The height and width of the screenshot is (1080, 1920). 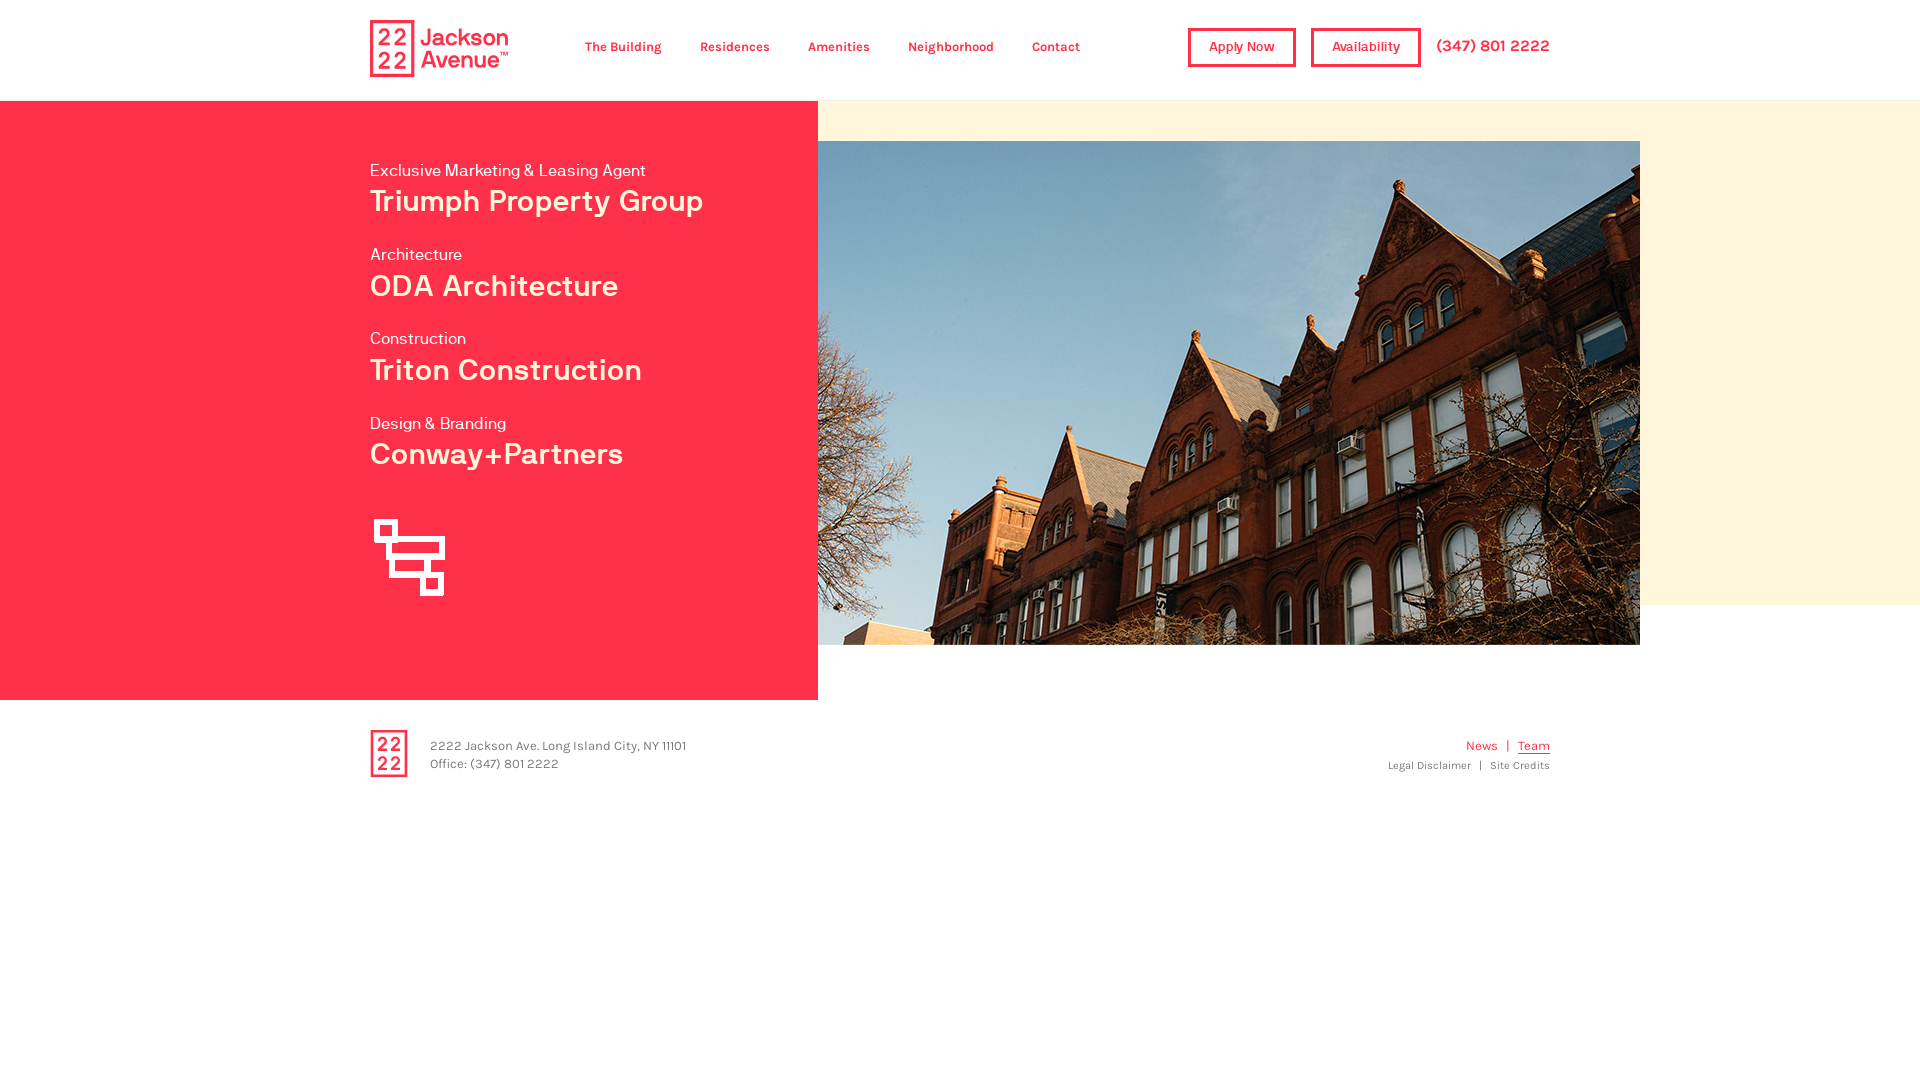 What do you see at coordinates (622, 45) in the screenshot?
I see `'The Building'` at bounding box center [622, 45].